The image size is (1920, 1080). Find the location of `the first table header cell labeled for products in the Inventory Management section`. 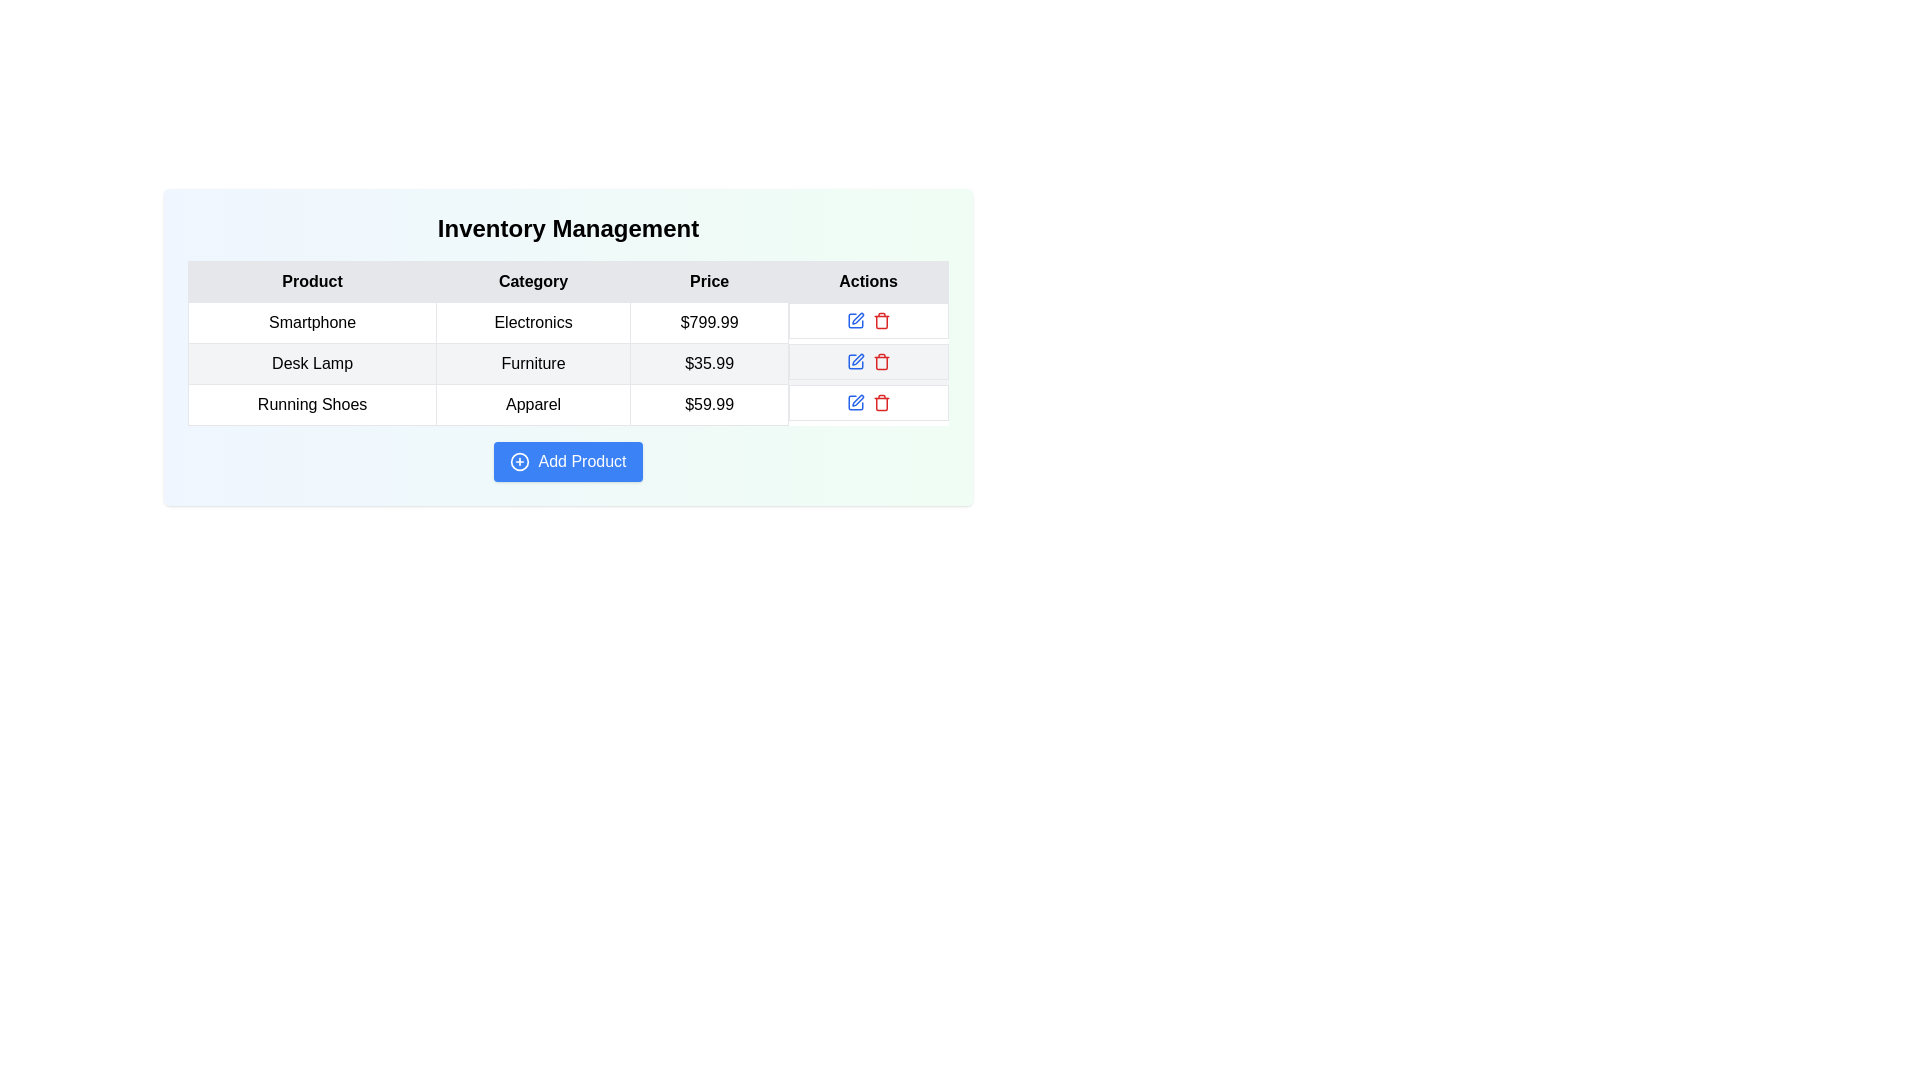

the first table header cell labeled for products in the Inventory Management section is located at coordinates (311, 281).